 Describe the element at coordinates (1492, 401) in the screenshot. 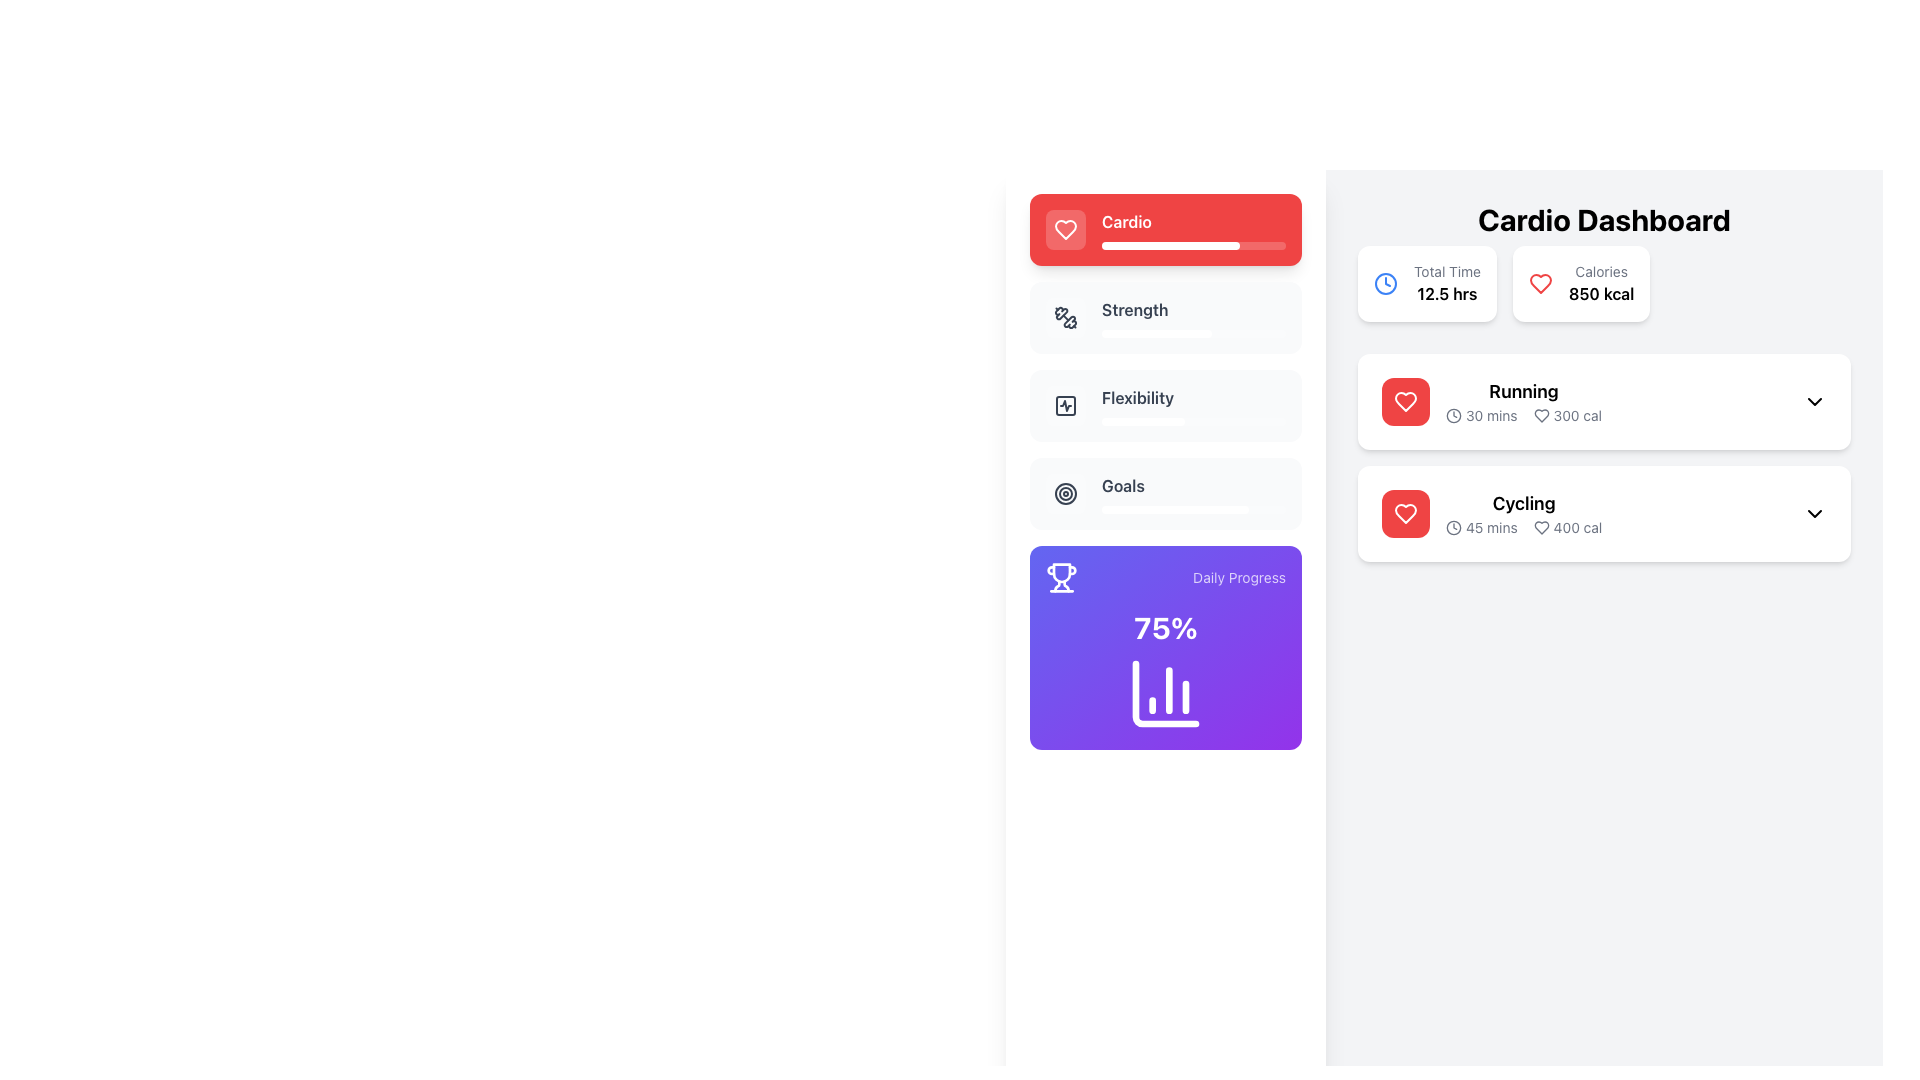

I see `the Information card that presents details about a specific cardio activity located in the upper right region of the Cardio Dashboard section` at that location.